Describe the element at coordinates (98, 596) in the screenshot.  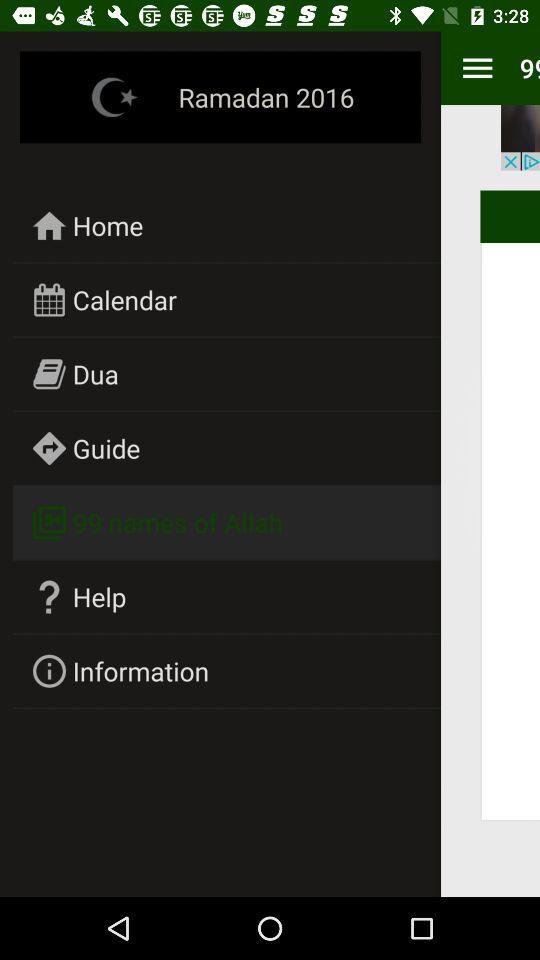
I see `help item` at that location.